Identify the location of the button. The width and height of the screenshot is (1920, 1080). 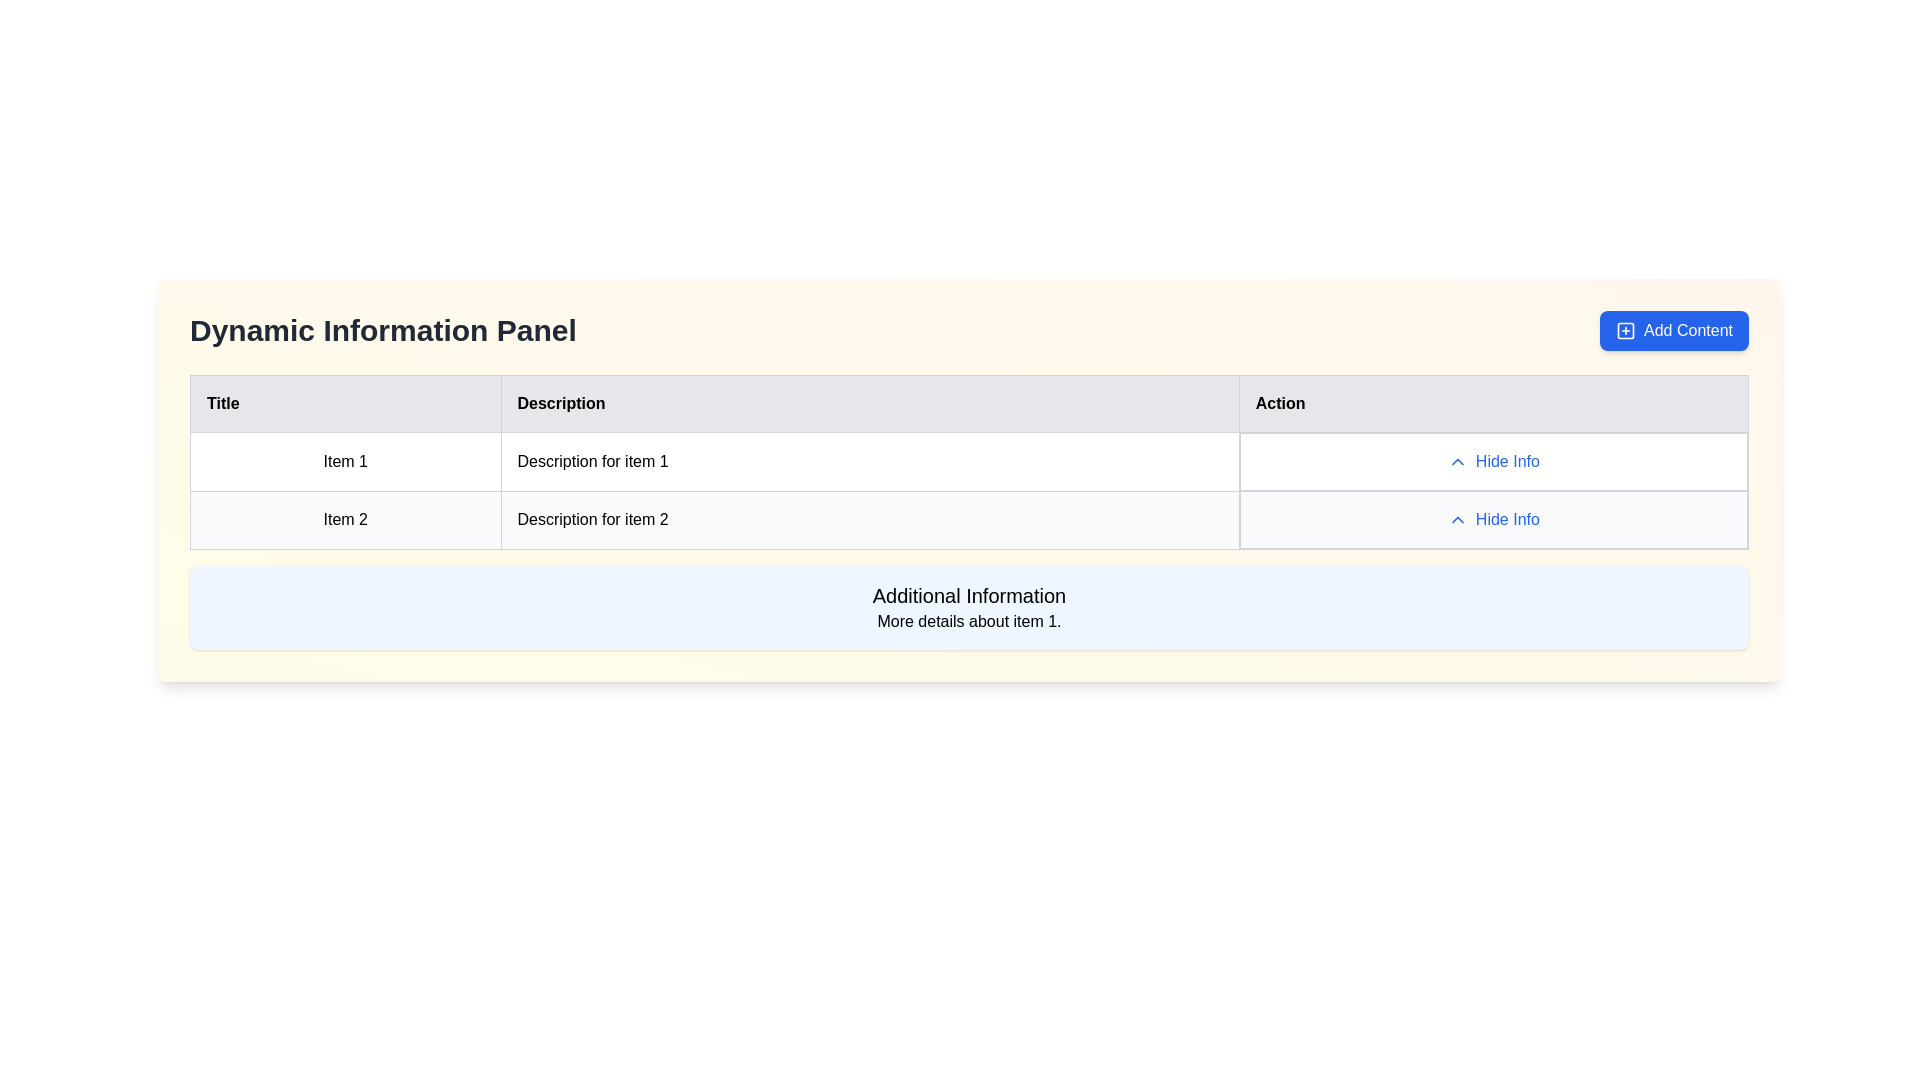
(1493, 462).